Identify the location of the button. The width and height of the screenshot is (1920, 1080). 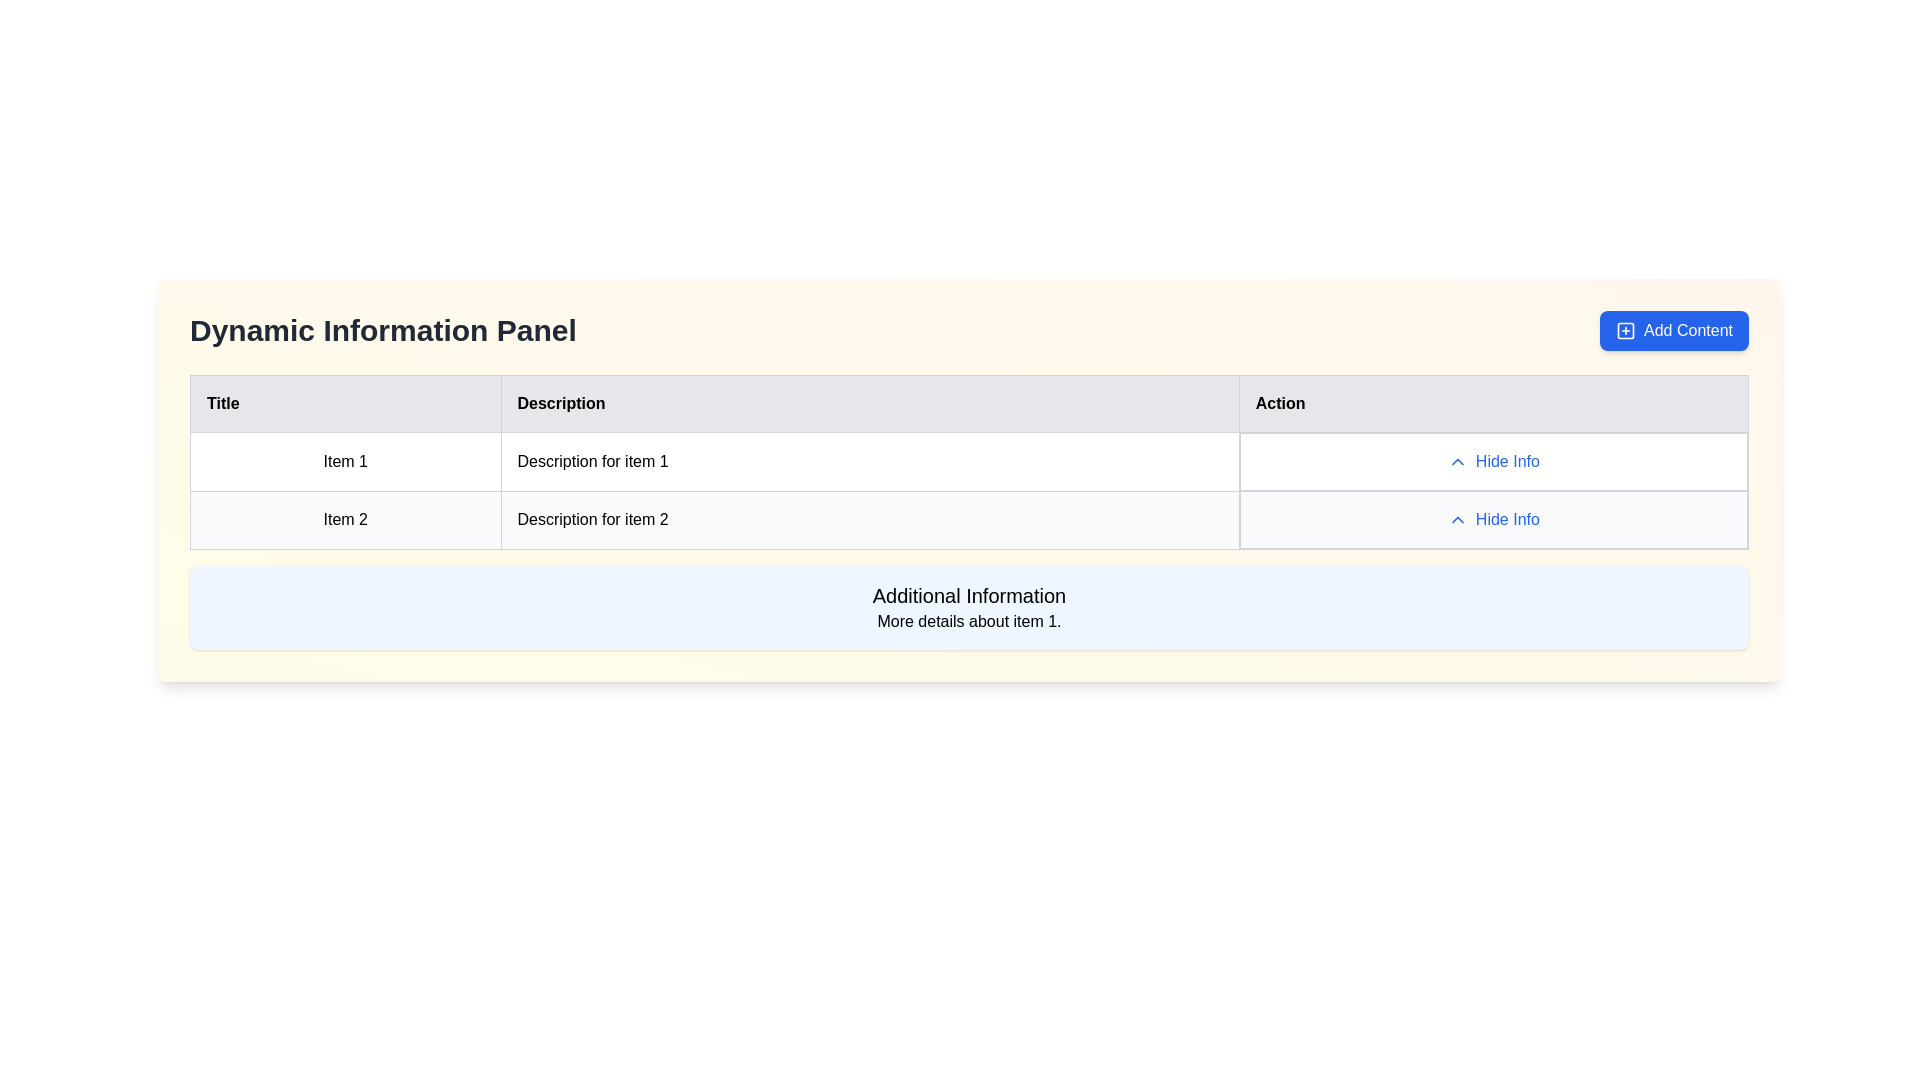
(1493, 462).